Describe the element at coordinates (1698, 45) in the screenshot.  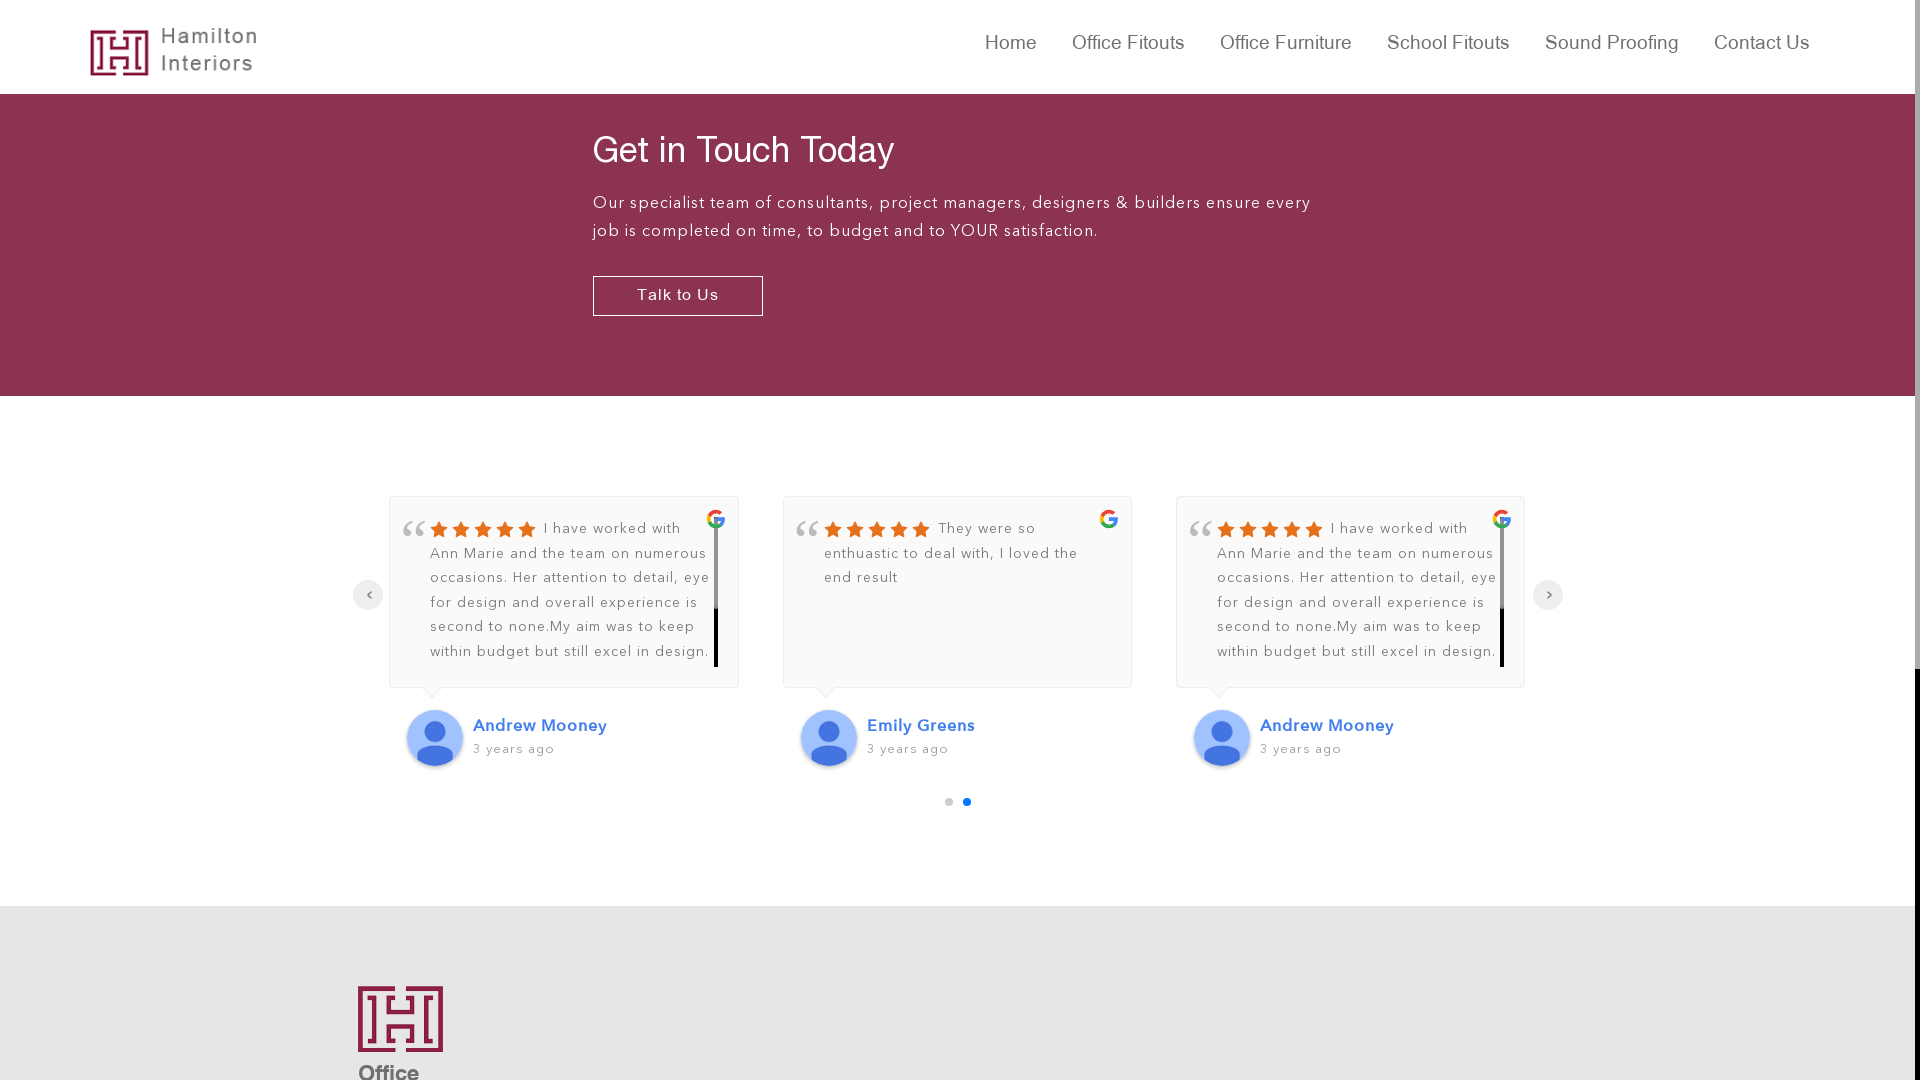
I see `'Contact Us'` at that location.